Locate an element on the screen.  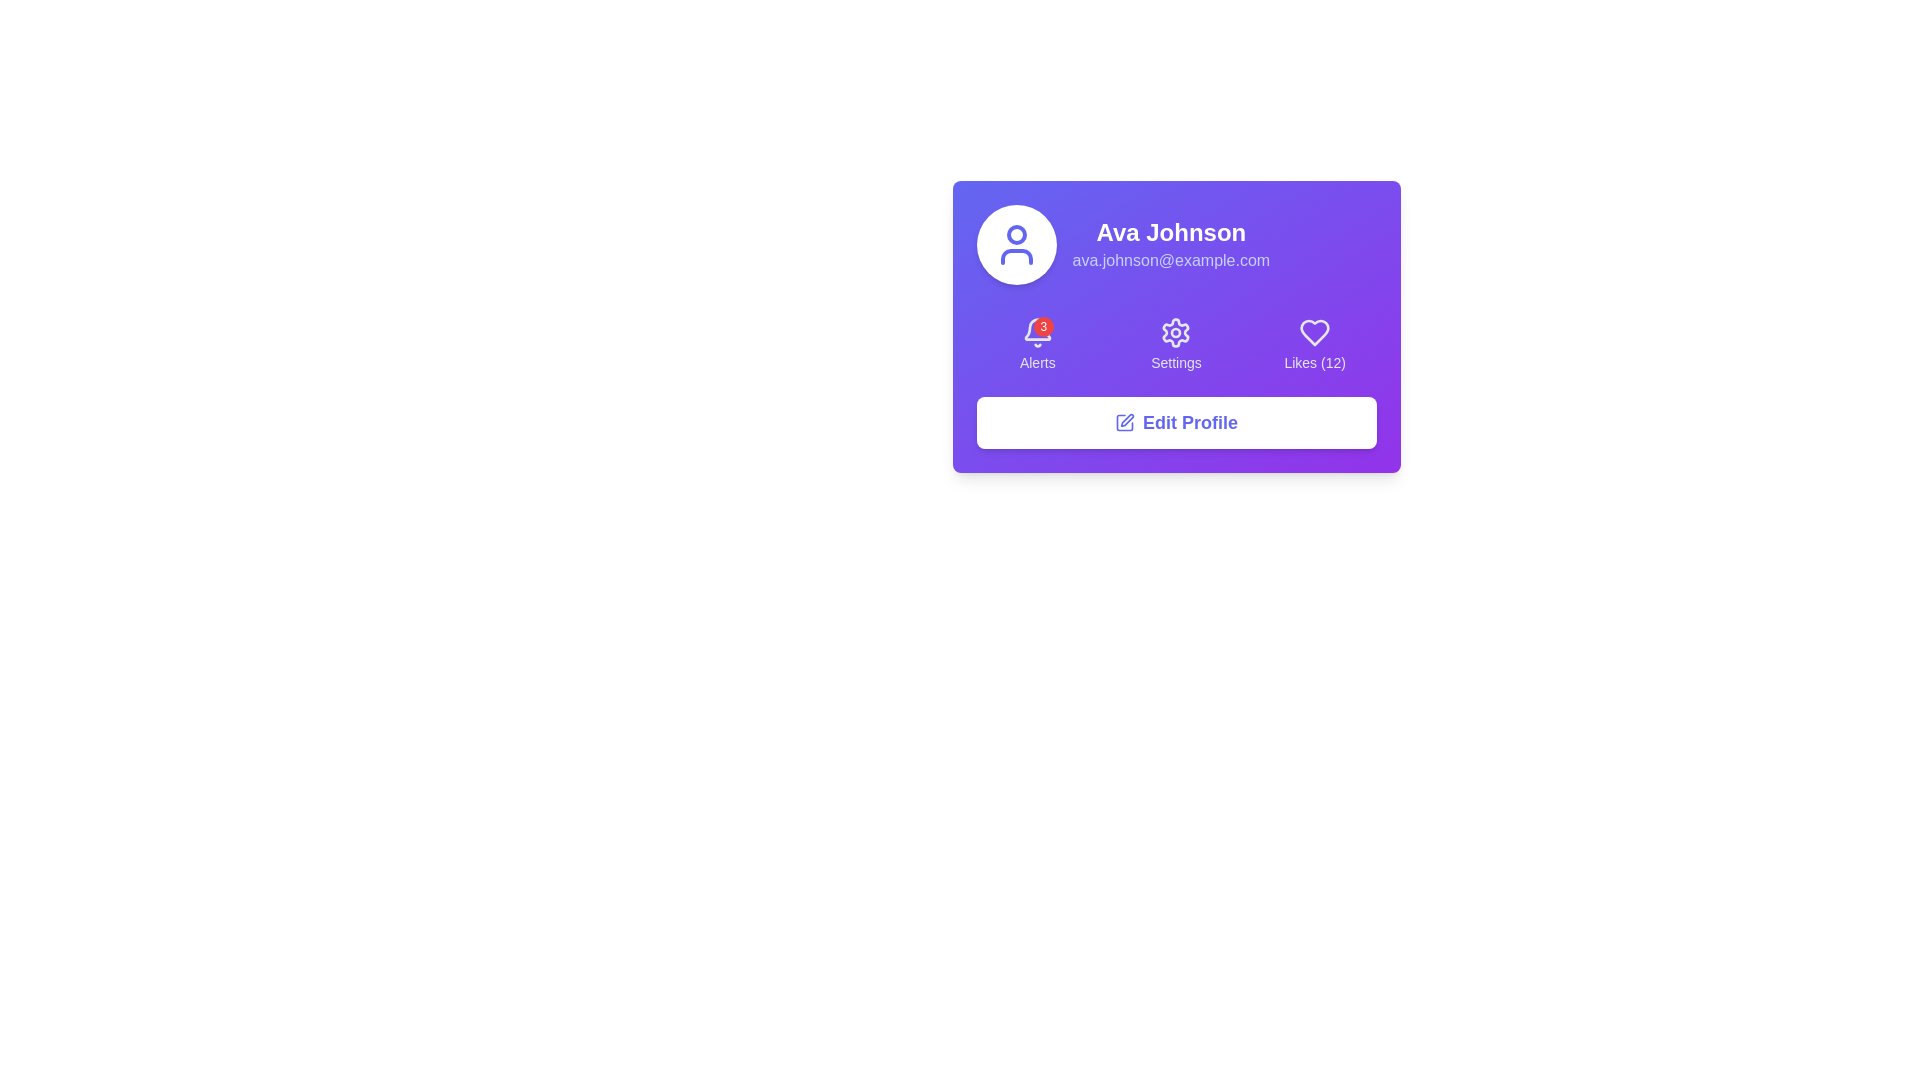
the heart-shaped icon filled with a purple shade located at the top right of the card design to interact with it, likely incrementing the like count or displaying related information is located at coordinates (1315, 331).